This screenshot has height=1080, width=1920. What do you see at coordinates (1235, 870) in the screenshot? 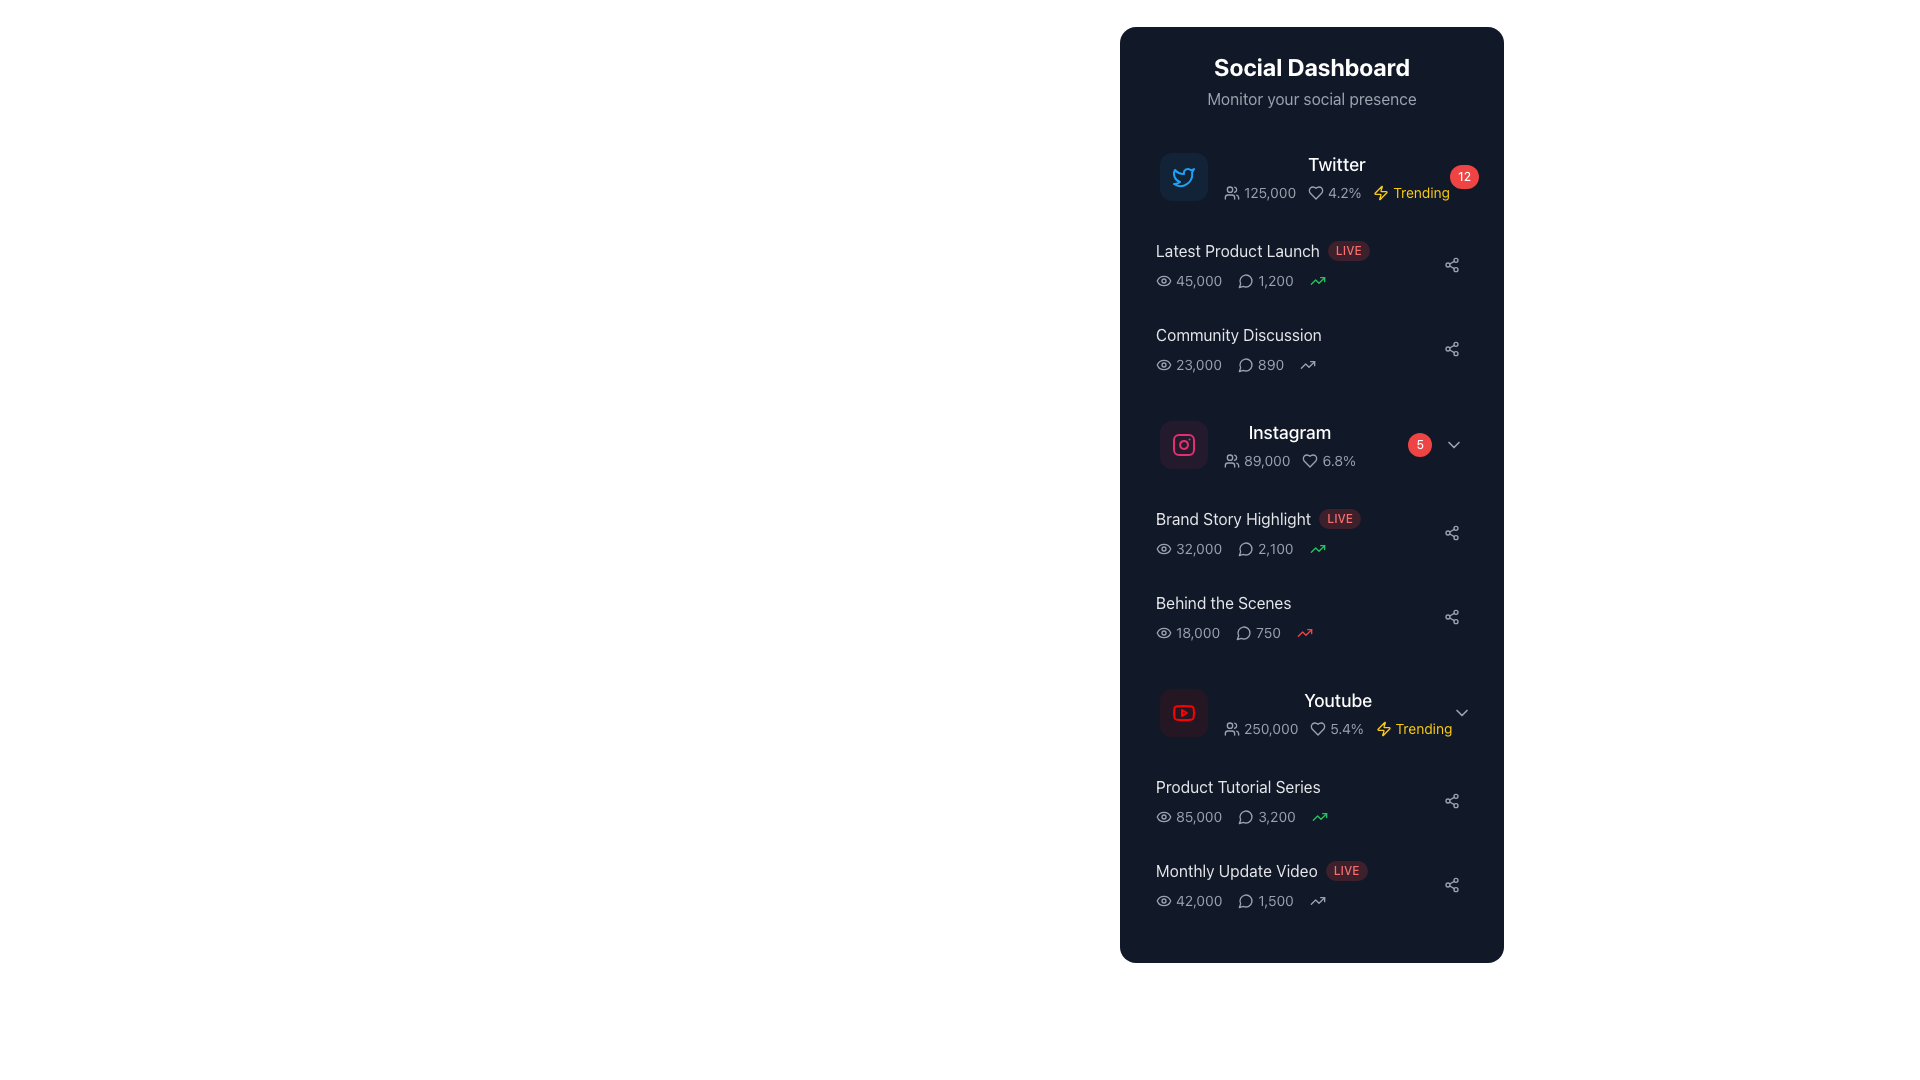
I see `the text label that displays 'Monthly Update Video' located at the bottom of the Social Dashboard component` at bounding box center [1235, 870].